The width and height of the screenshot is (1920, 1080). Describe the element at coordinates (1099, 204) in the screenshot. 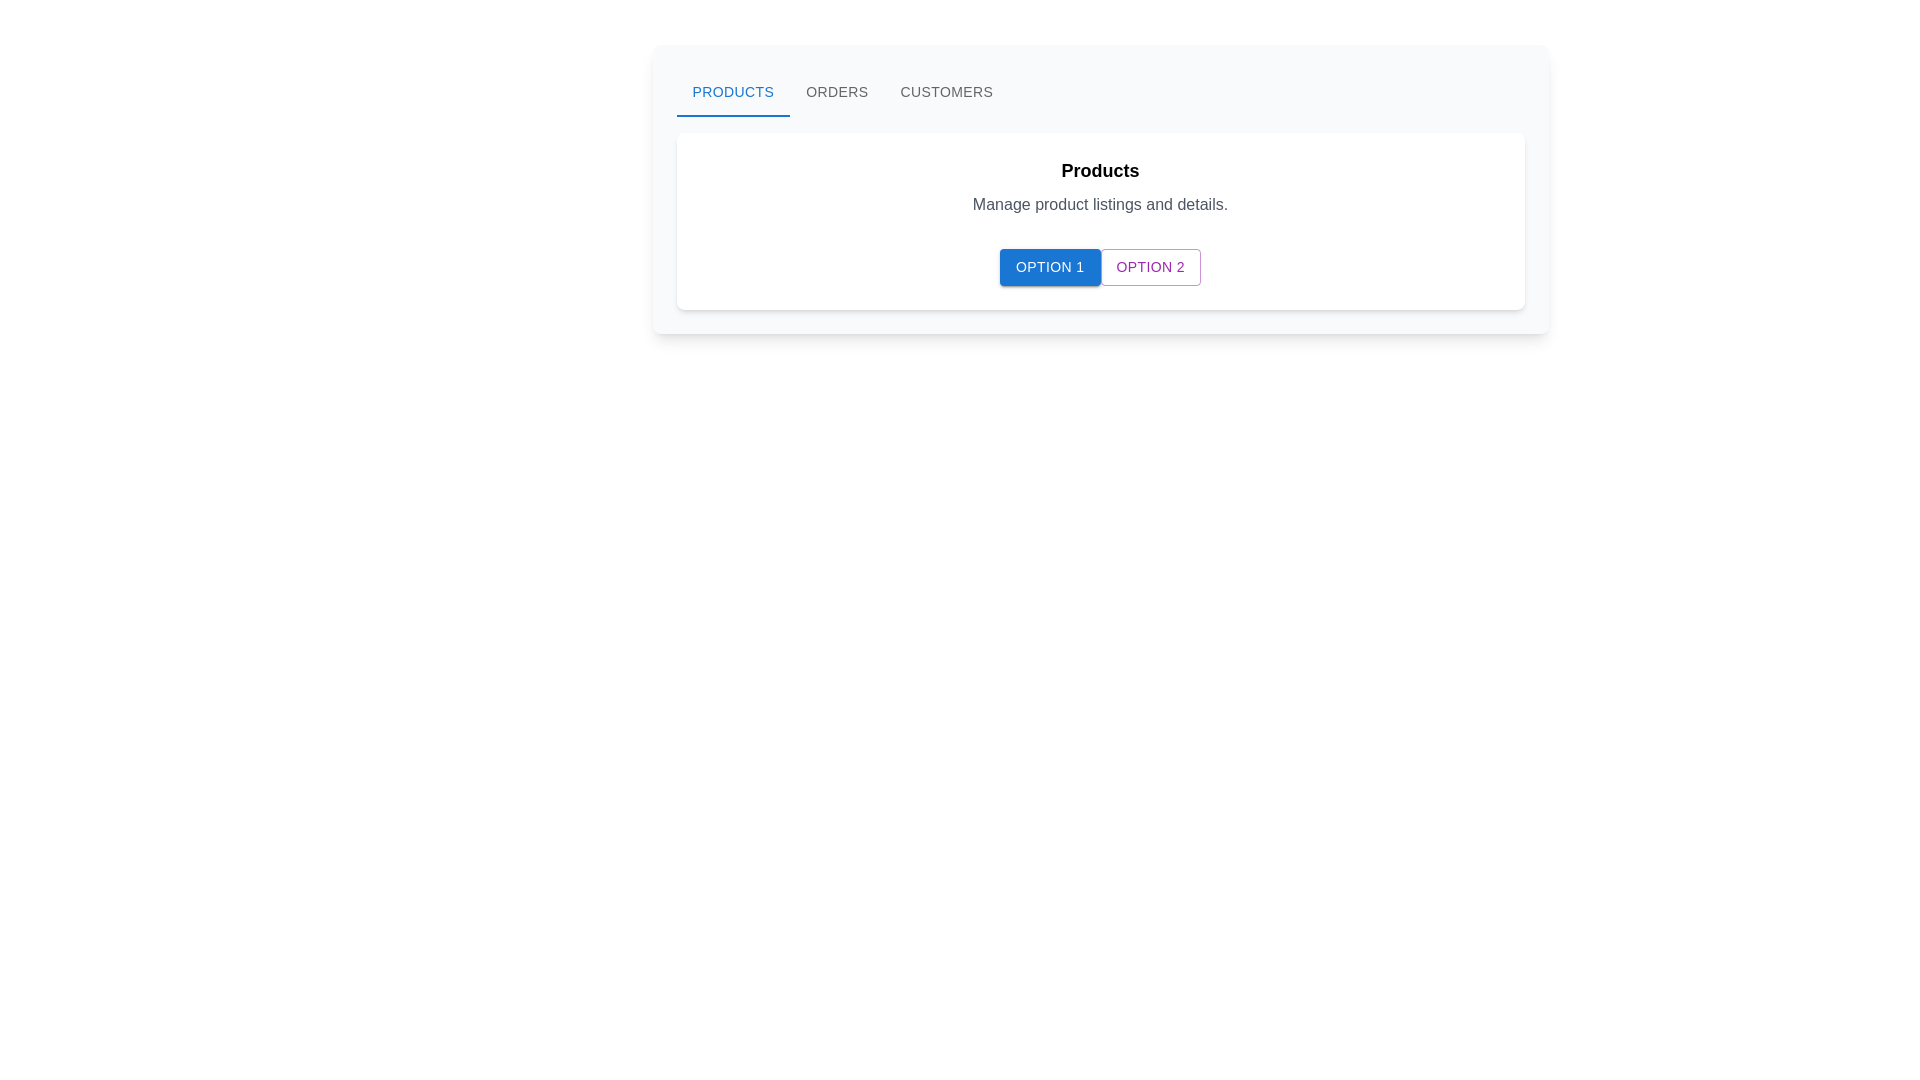

I see `the descriptive text label providing context for the 'Products' section, which is located below the heading and above the buttons 'Option 1' and 'Option 2.'` at that location.